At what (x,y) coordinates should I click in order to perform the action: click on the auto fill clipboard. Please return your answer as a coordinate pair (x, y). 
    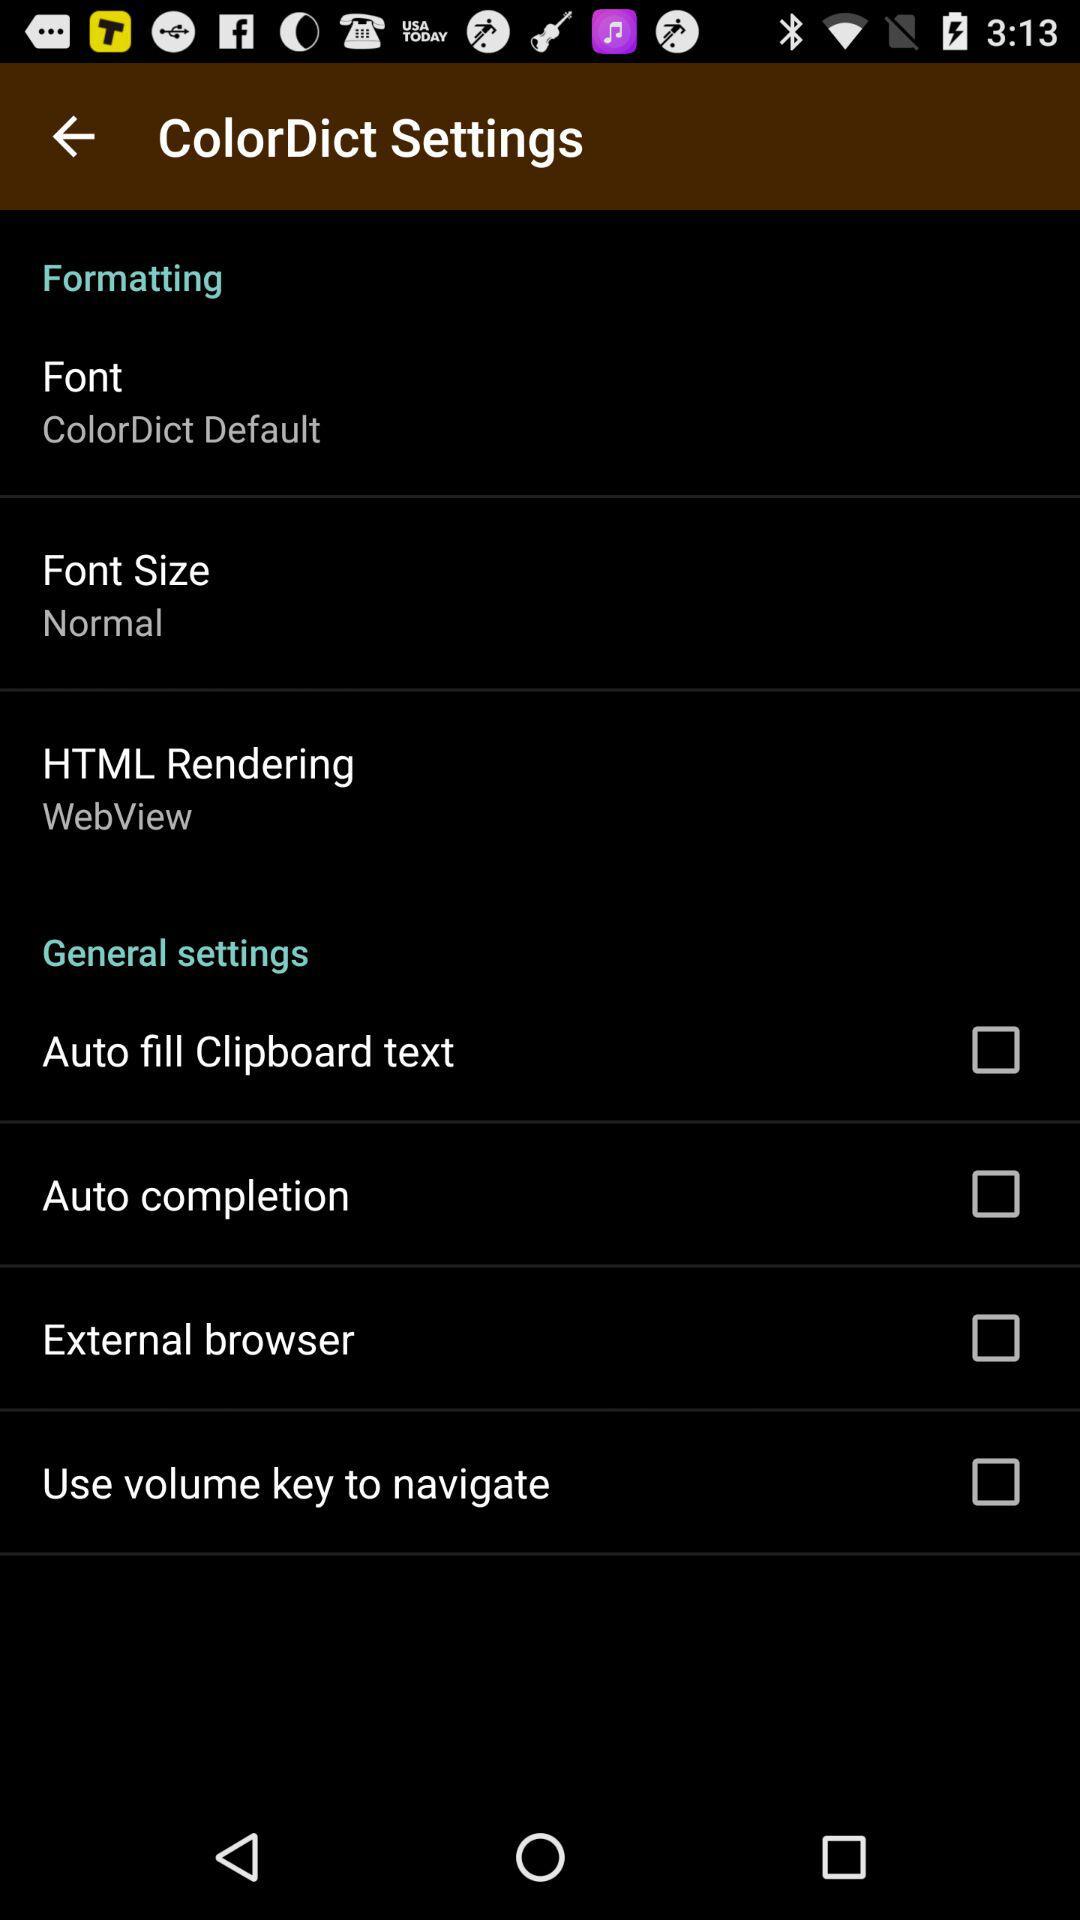
    Looking at the image, I should click on (247, 1049).